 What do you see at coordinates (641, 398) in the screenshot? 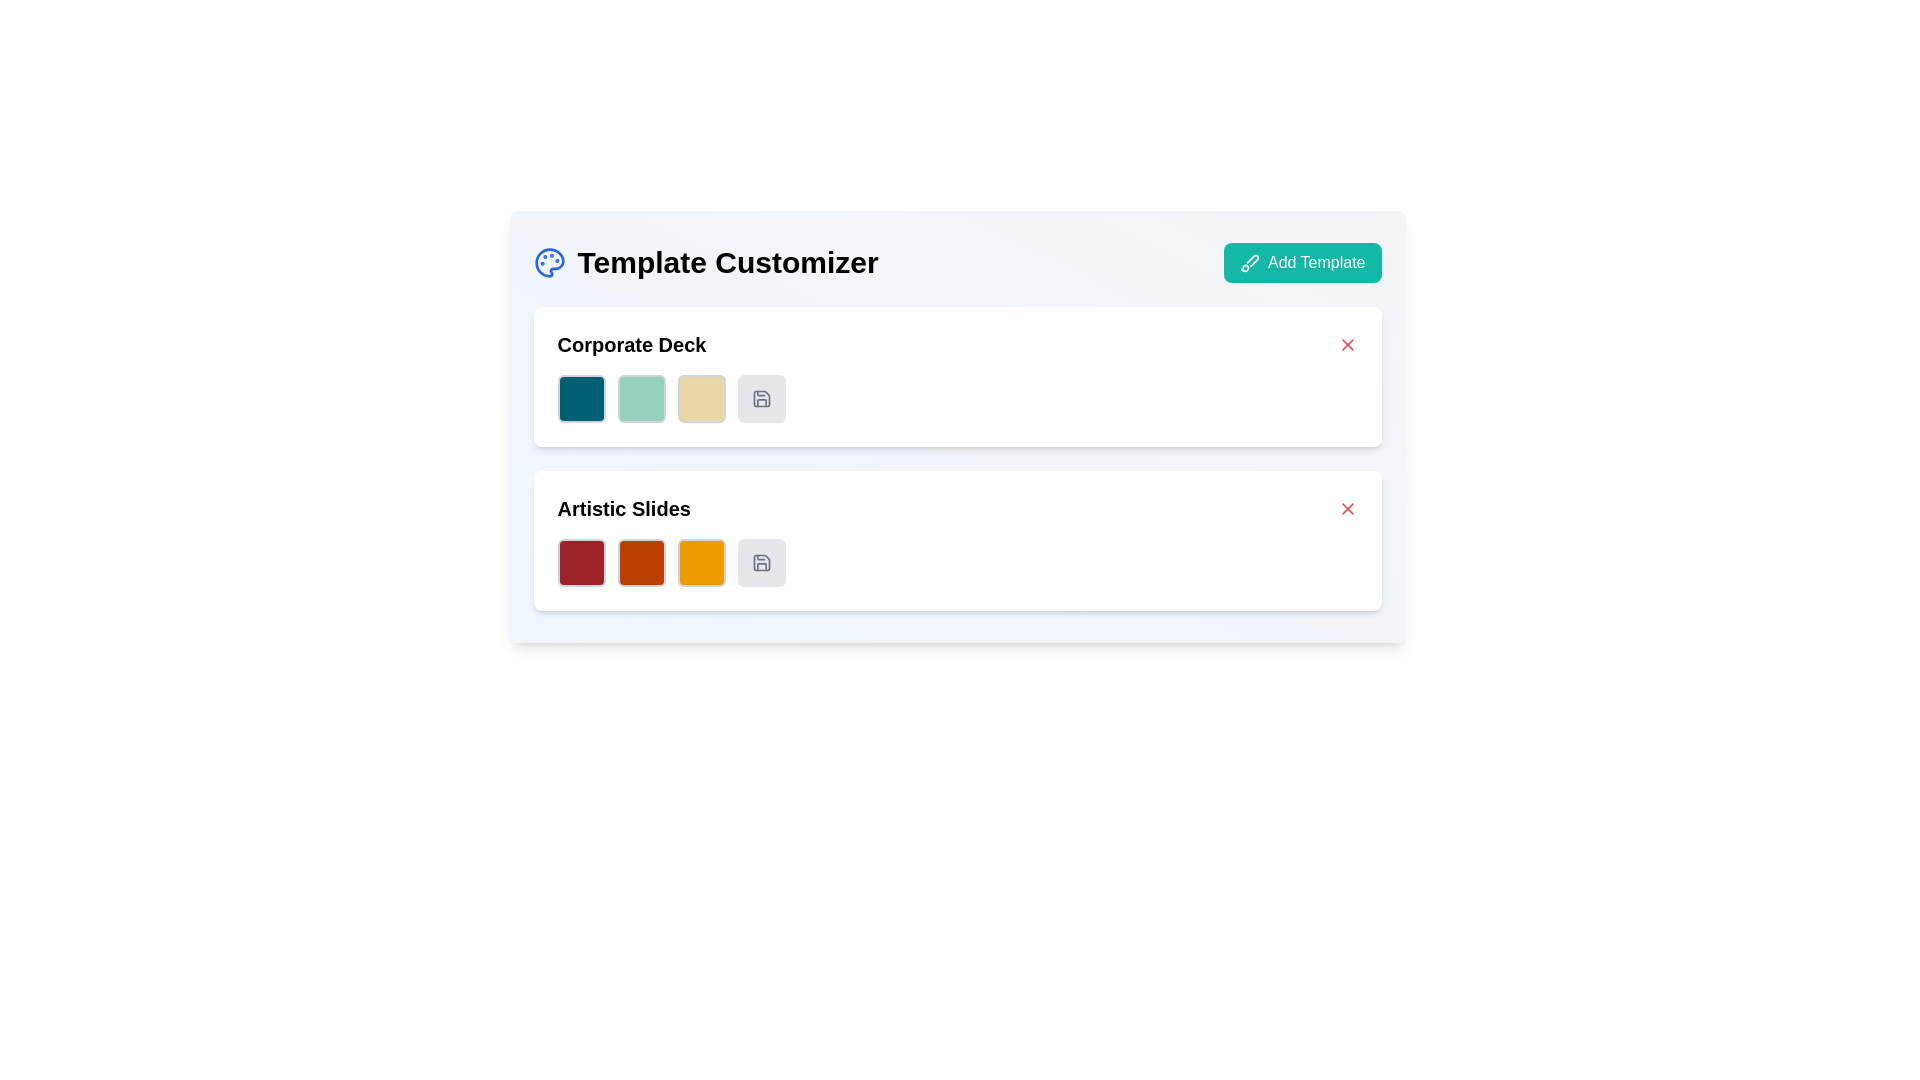
I see `the second square in the color selection box located under the 'Corporate Deck' section, positioned between a dark teal square and a light beige square` at bounding box center [641, 398].